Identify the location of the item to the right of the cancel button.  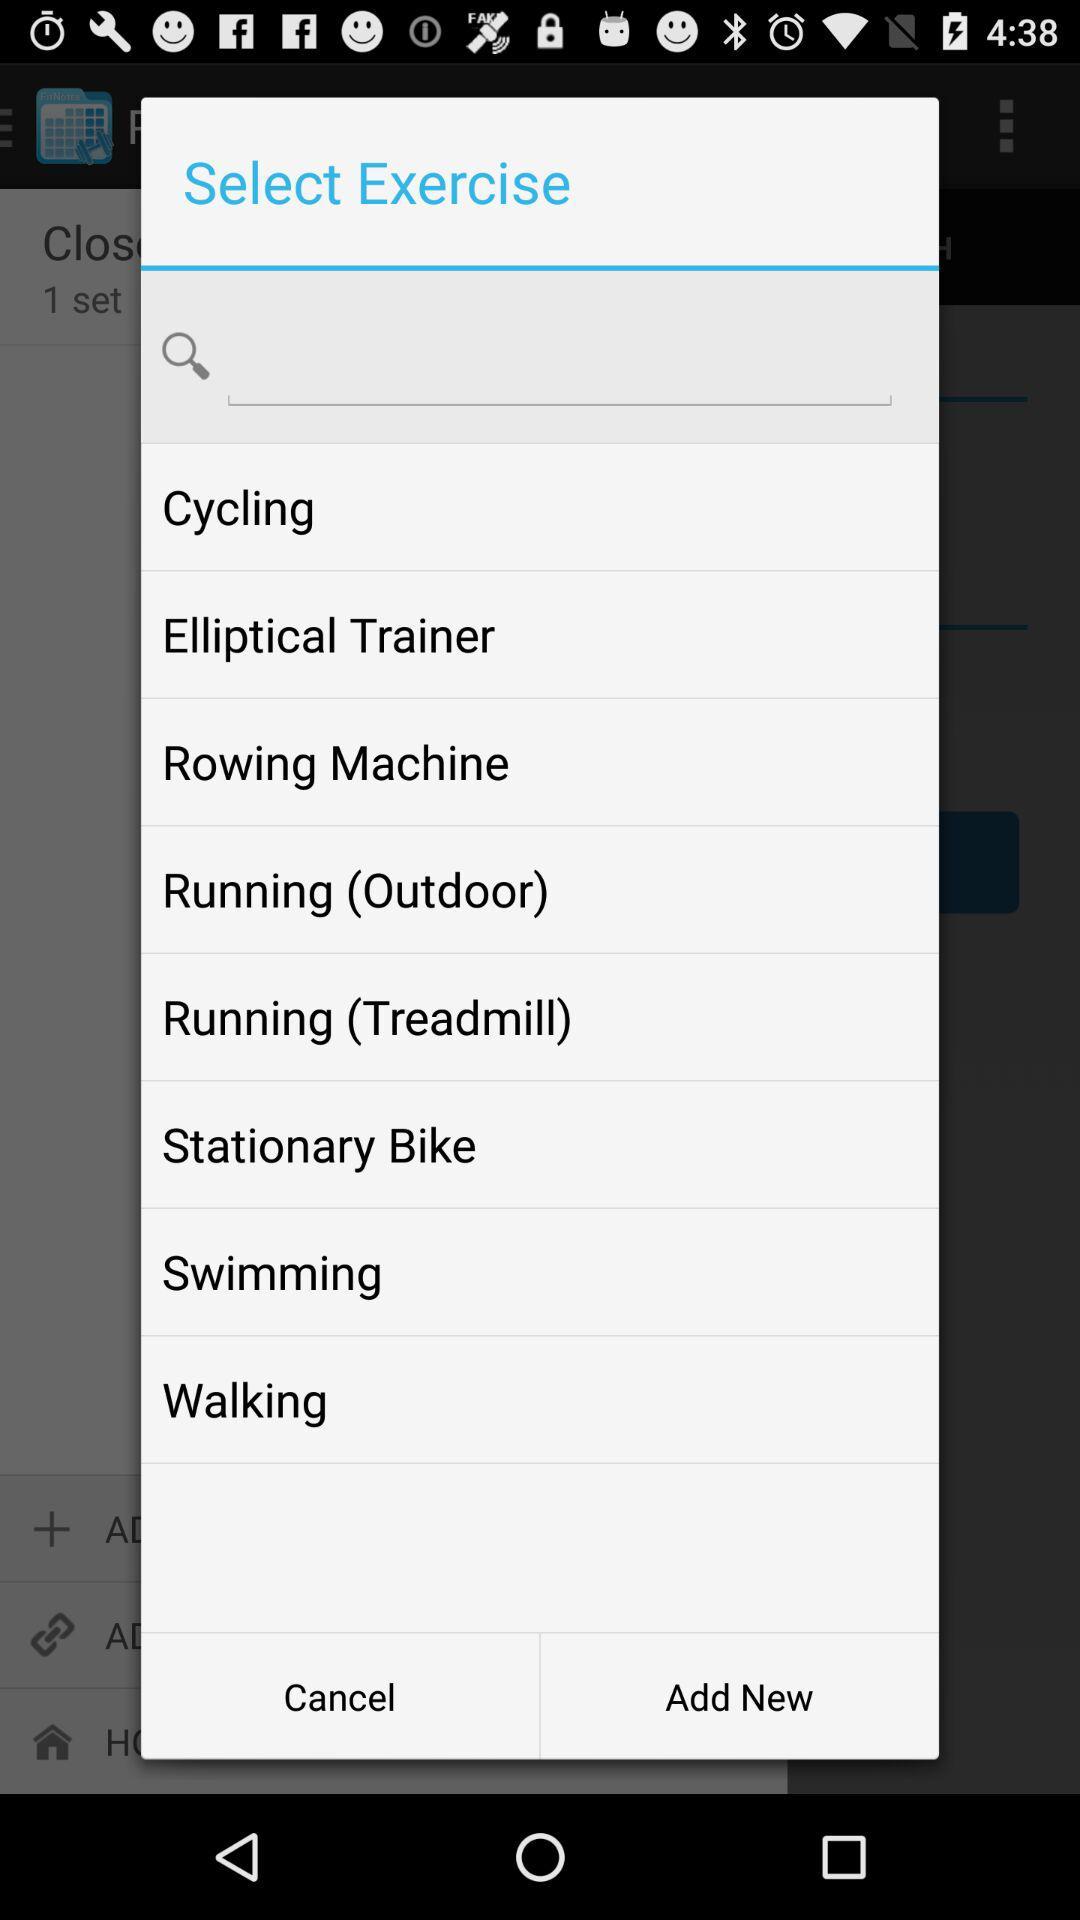
(739, 1695).